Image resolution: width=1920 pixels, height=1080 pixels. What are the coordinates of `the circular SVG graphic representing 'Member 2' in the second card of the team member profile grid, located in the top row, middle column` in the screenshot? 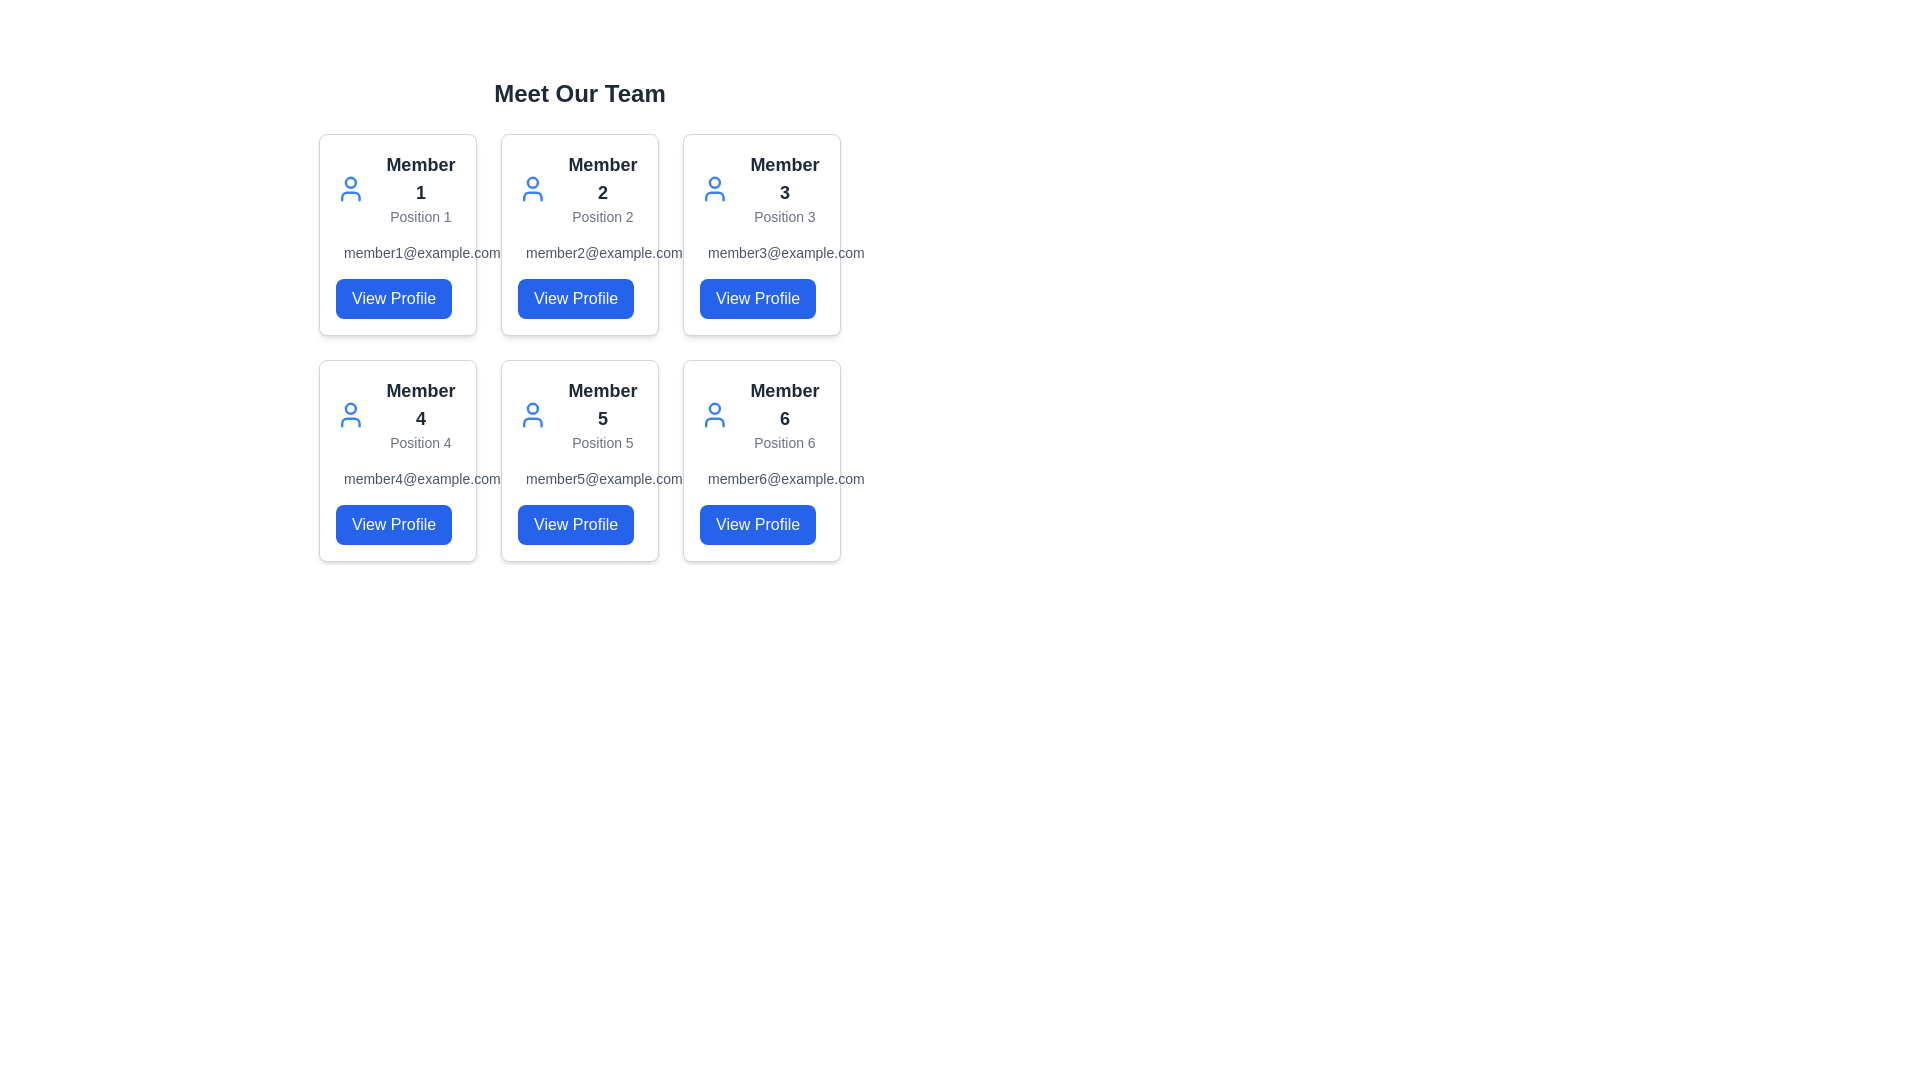 It's located at (532, 182).